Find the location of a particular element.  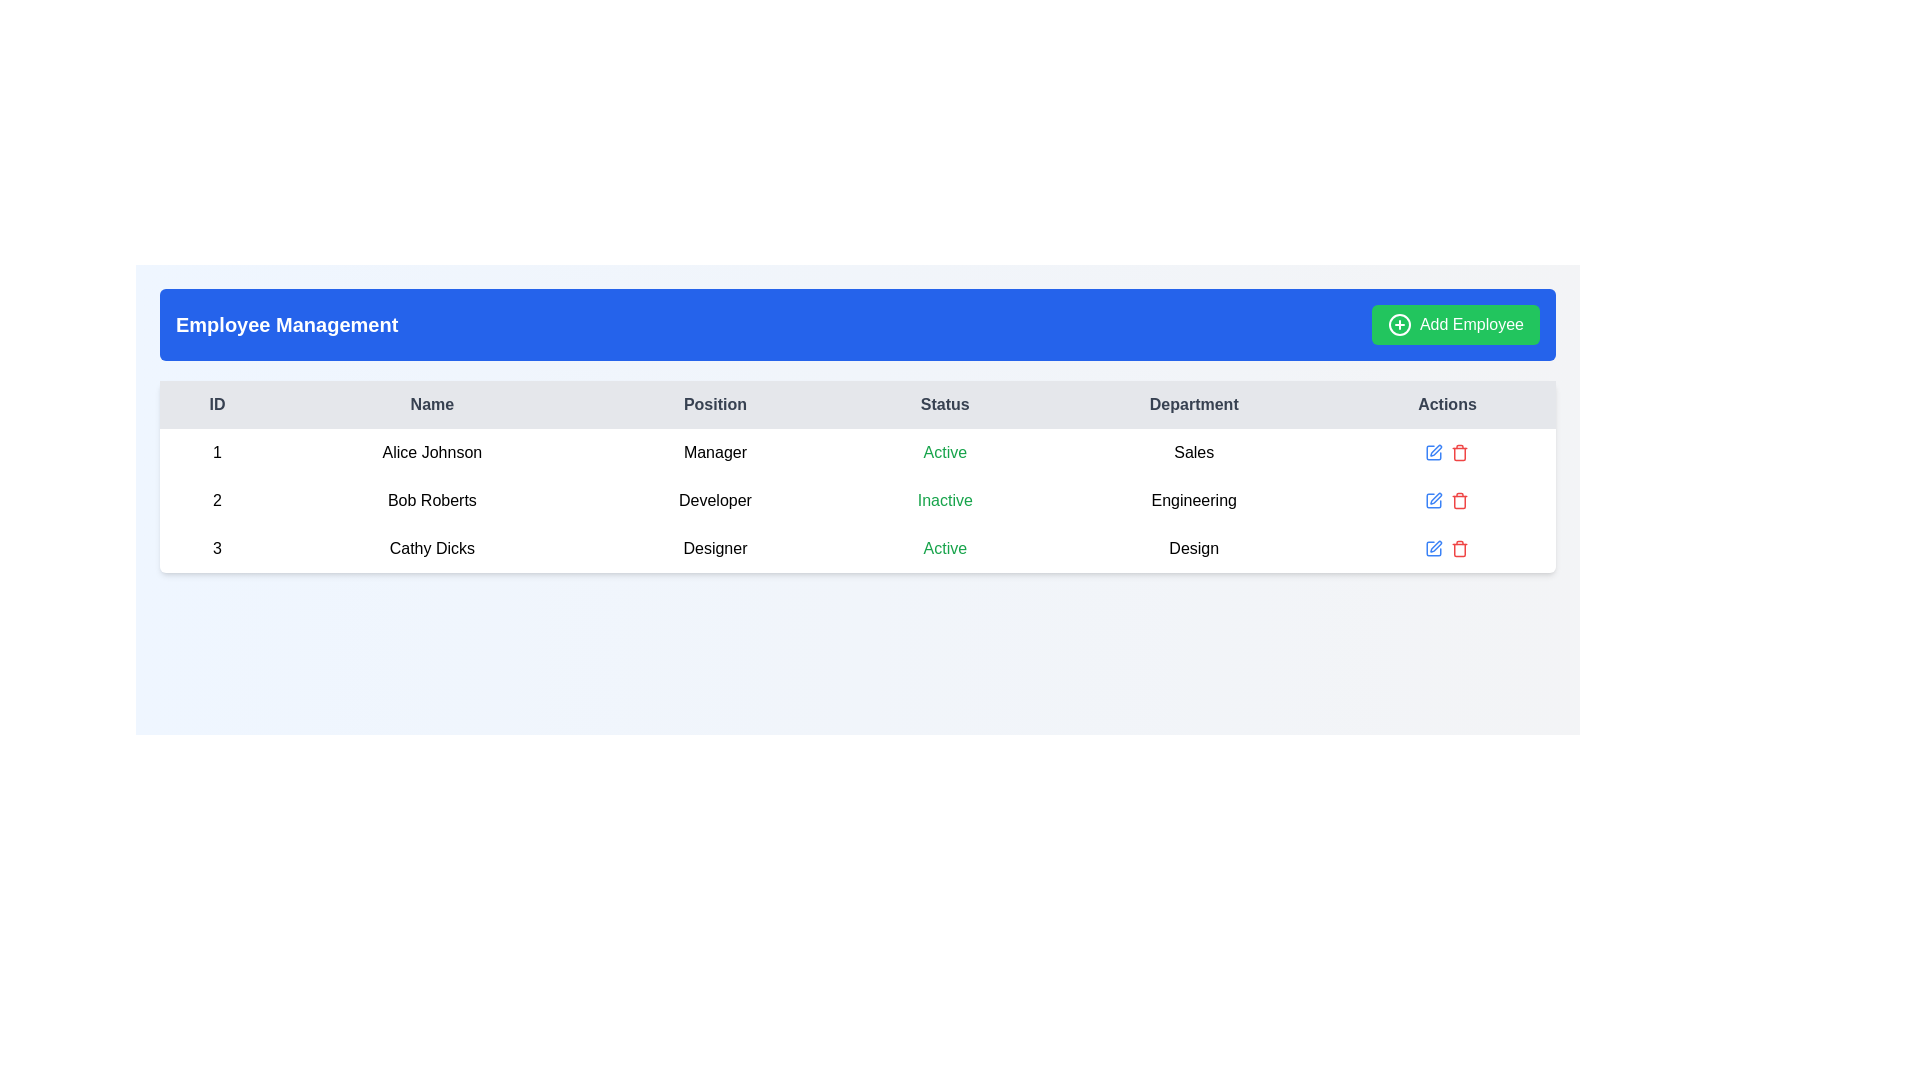

the edit icon button in the Actions column for the entry corresponding to 'Bob Roberts' in the second row is located at coordinates (1433, 500).